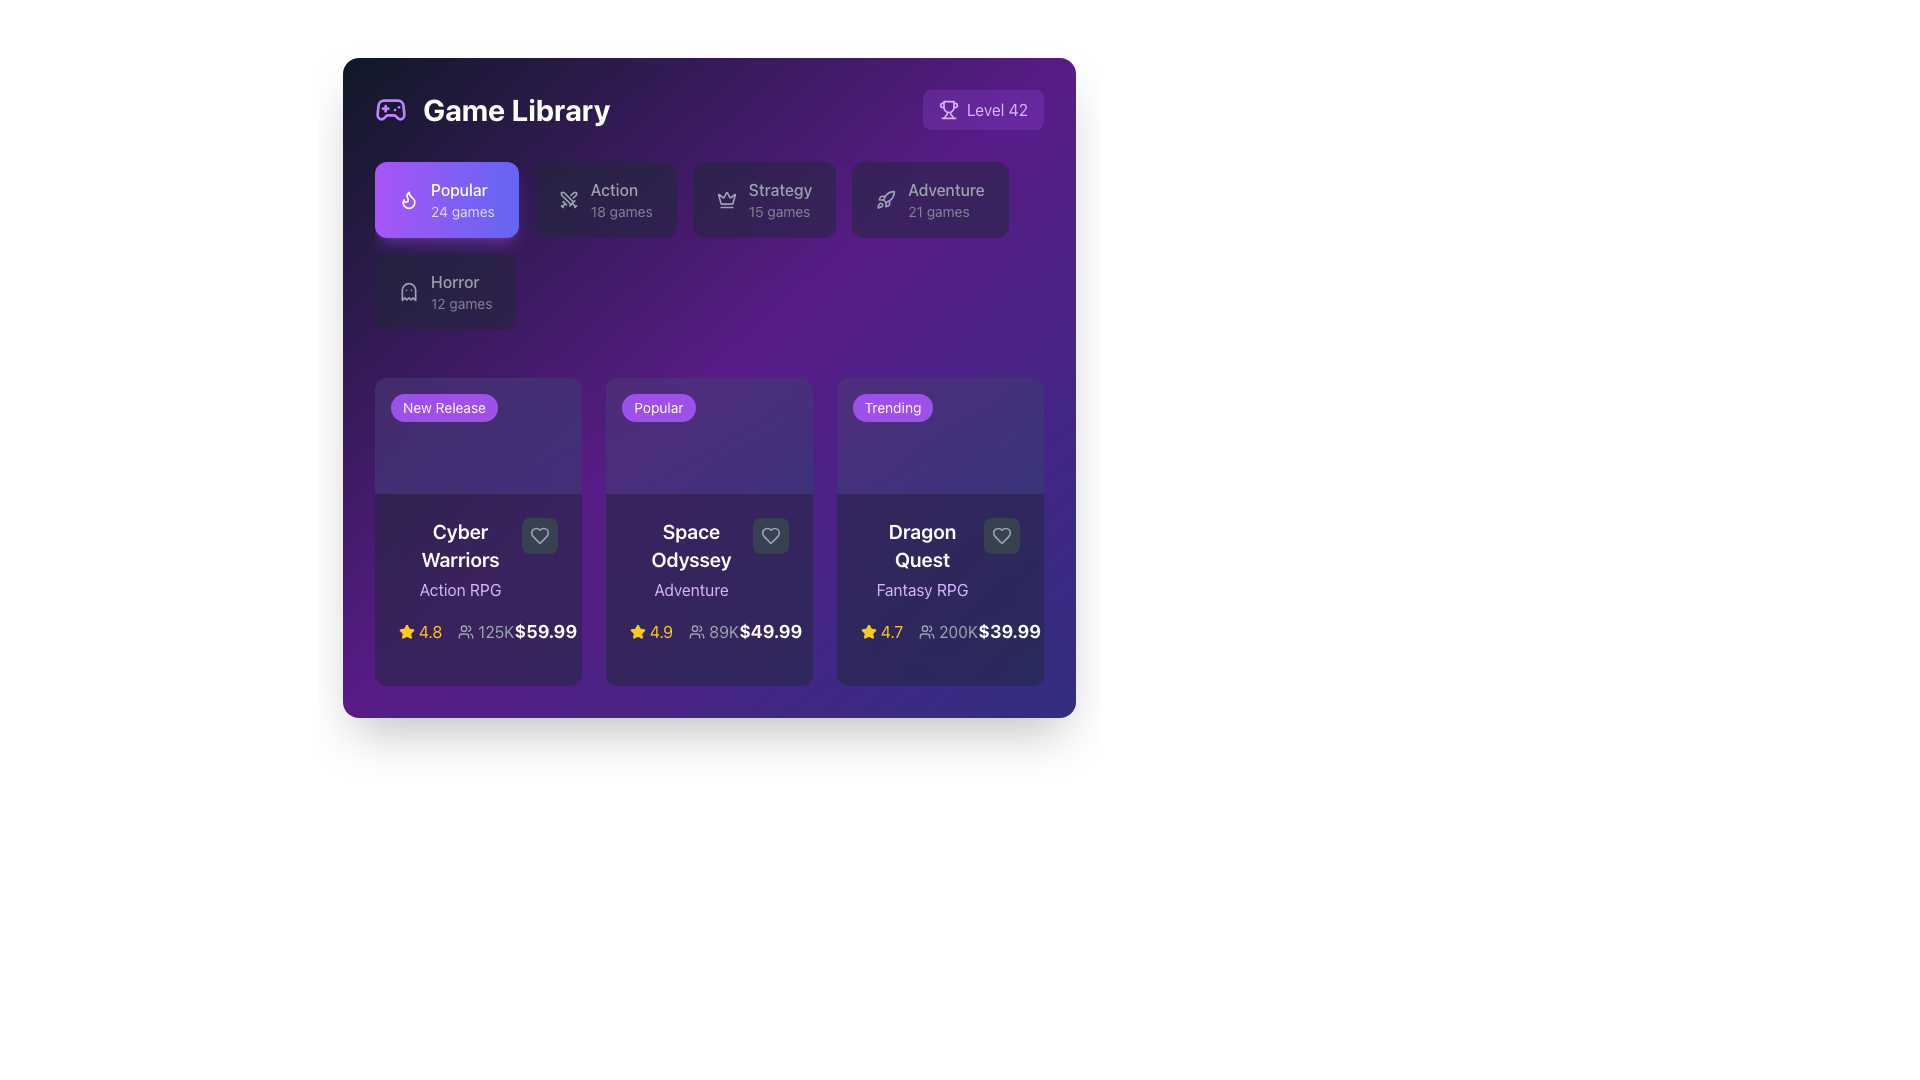 The height and width of the screenshot is (1080, 1920). Describe the element at coordinates (539, 535) in the screenshot. I see `the heart icon button located at the top-right corner of the 'Cyber Warriors' card` at that location.